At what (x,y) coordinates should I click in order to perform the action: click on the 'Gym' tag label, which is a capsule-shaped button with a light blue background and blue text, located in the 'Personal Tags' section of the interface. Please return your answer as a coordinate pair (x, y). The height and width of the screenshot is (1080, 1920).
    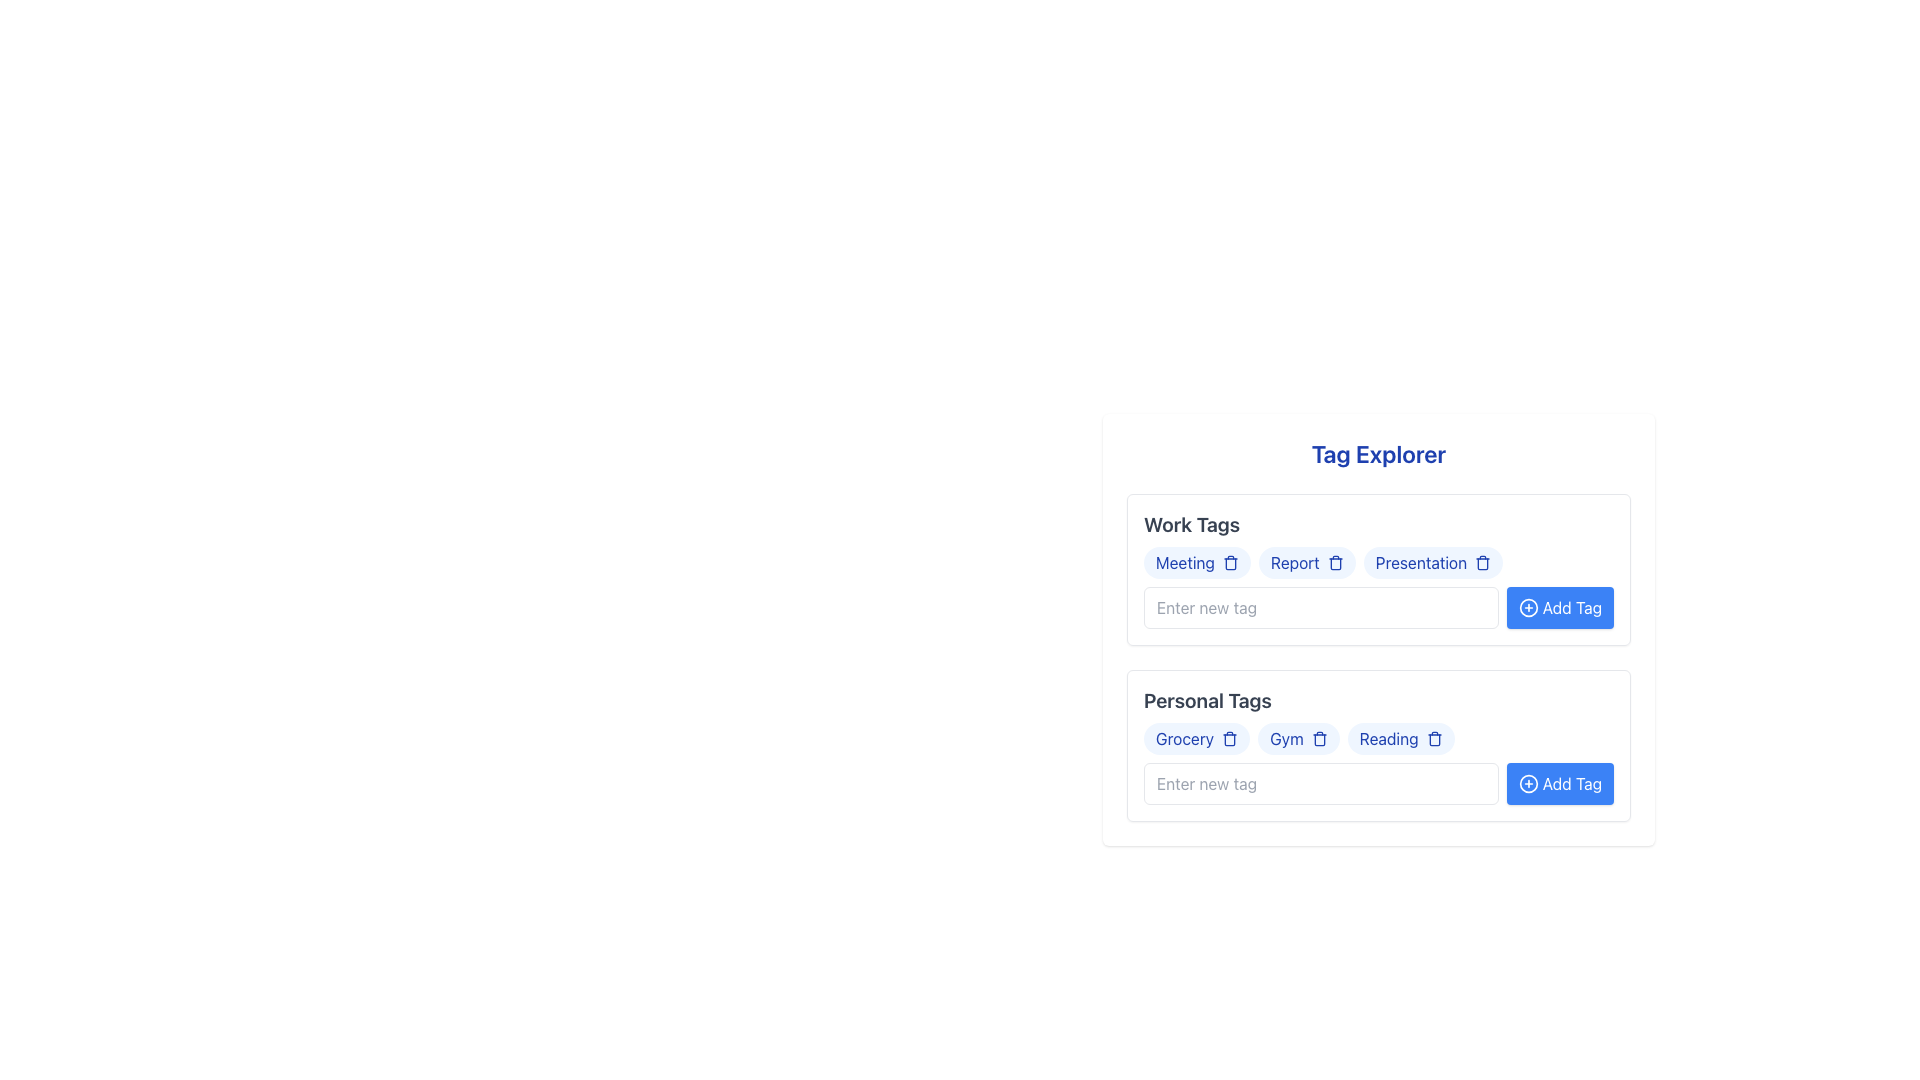
    Looking at the image, I should click on (1298, 739).